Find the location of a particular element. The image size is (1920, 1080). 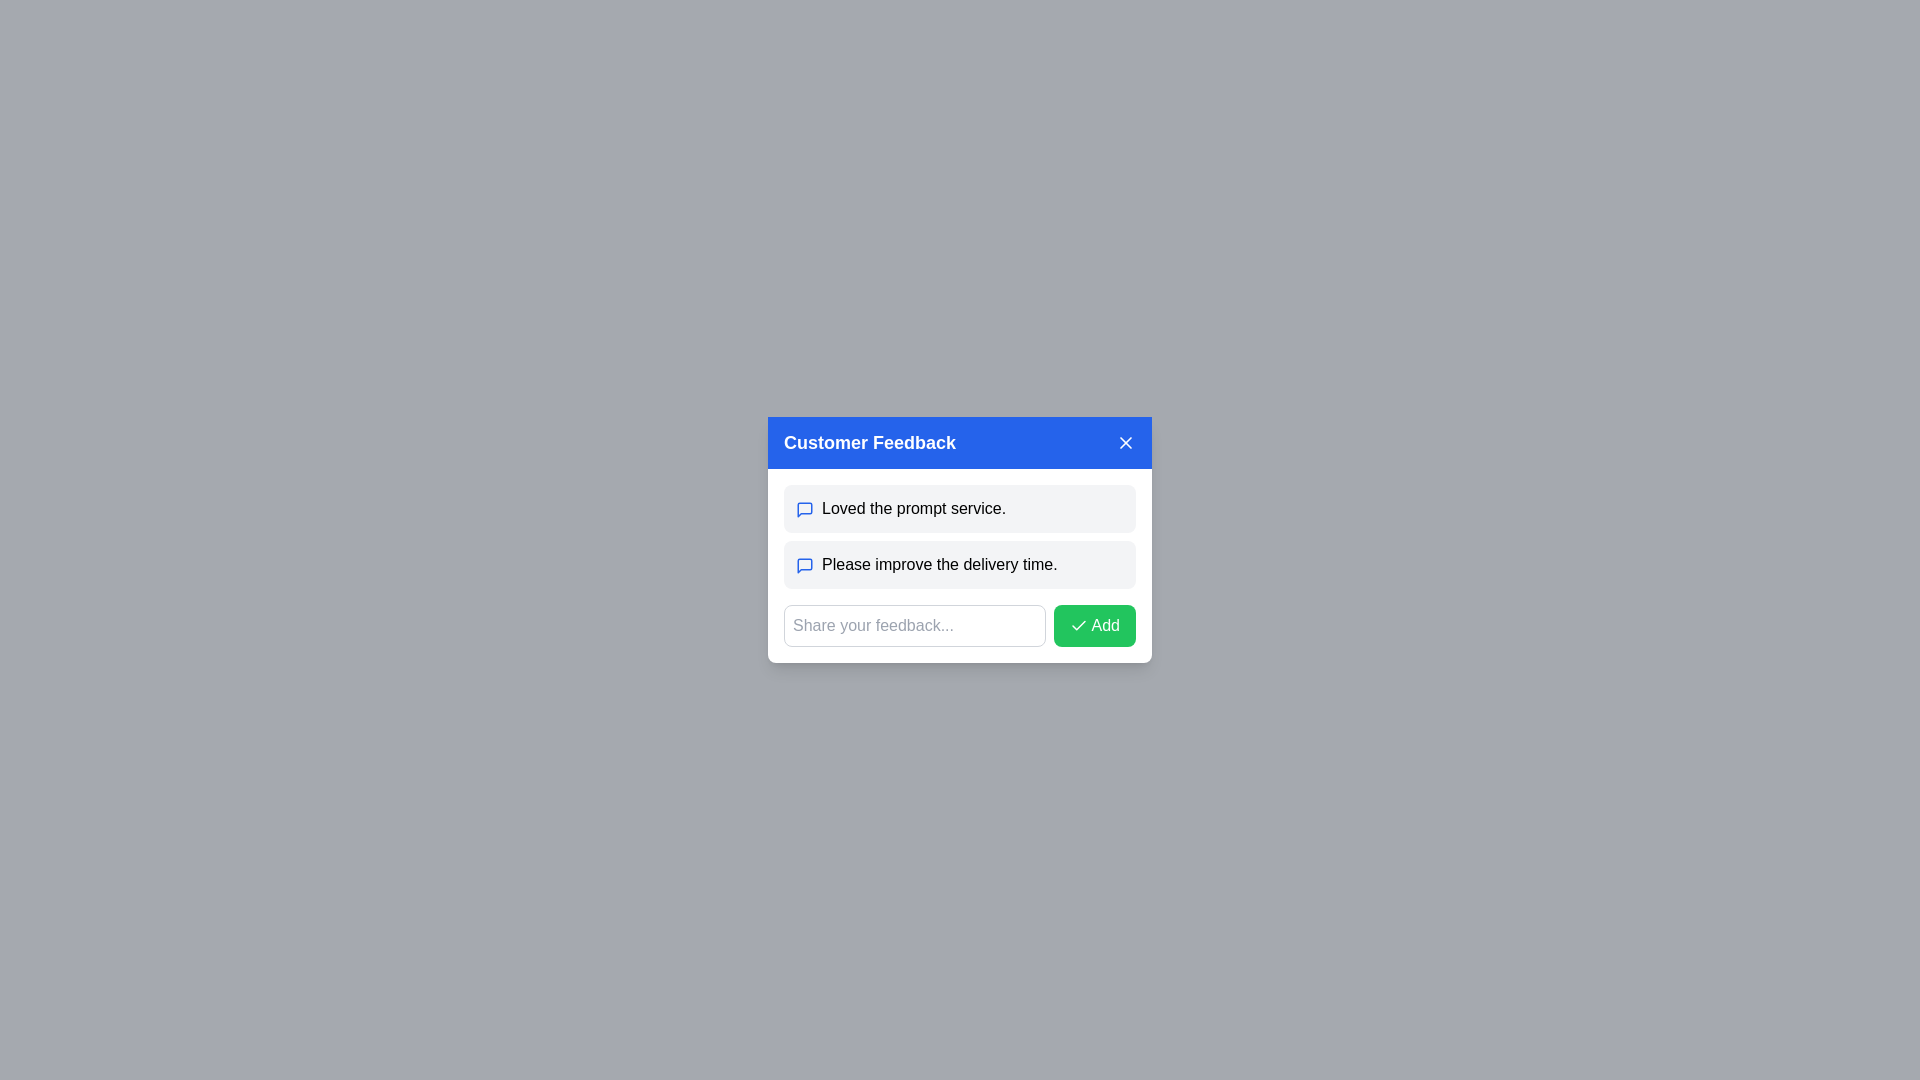

the checkmark icon with a green background and white stroke located within the 'Add' button at the bottom right of the feedback modal box to understand its action context is located at coordinates (1077, 624).